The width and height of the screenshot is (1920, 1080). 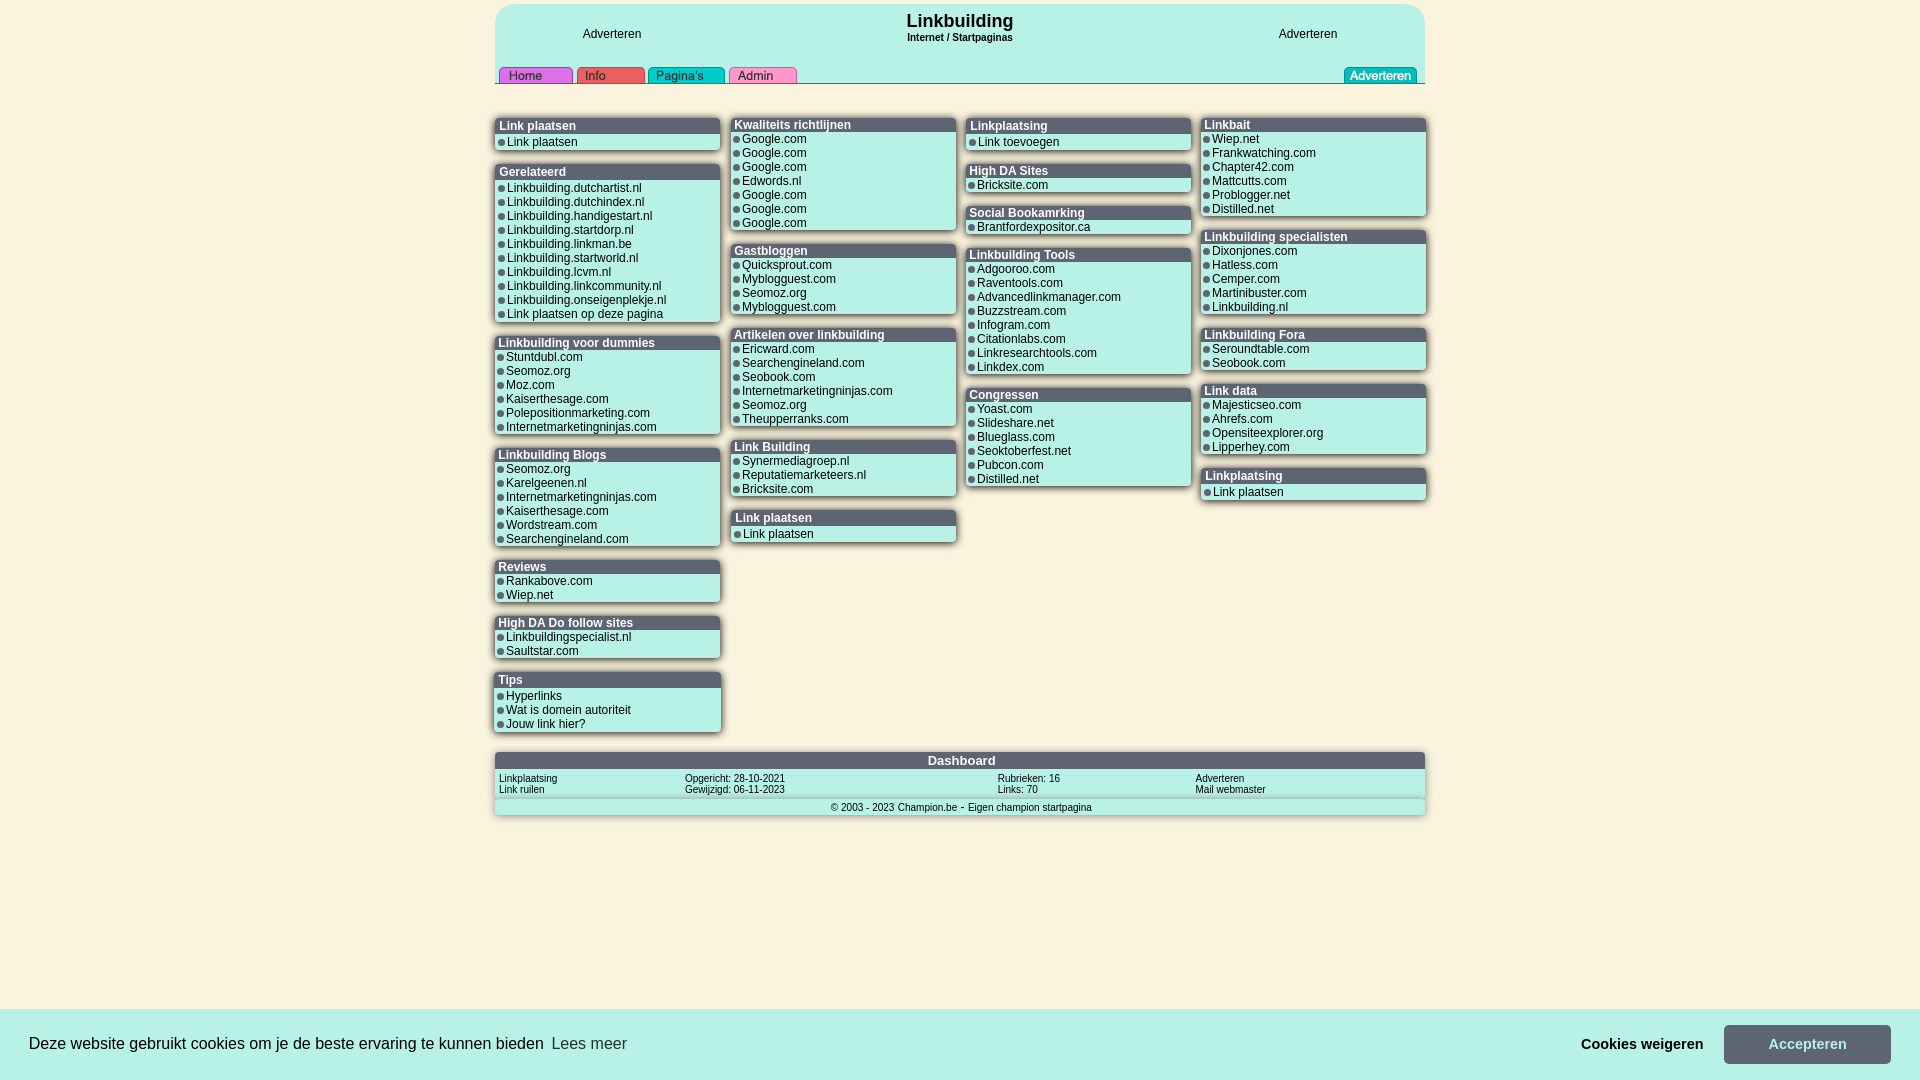 What do you see at coordinates (507, 285) in the screenshot?
I see `'Linkbuilding.linkcommunity.nl'` at bounding box center [507, 285].